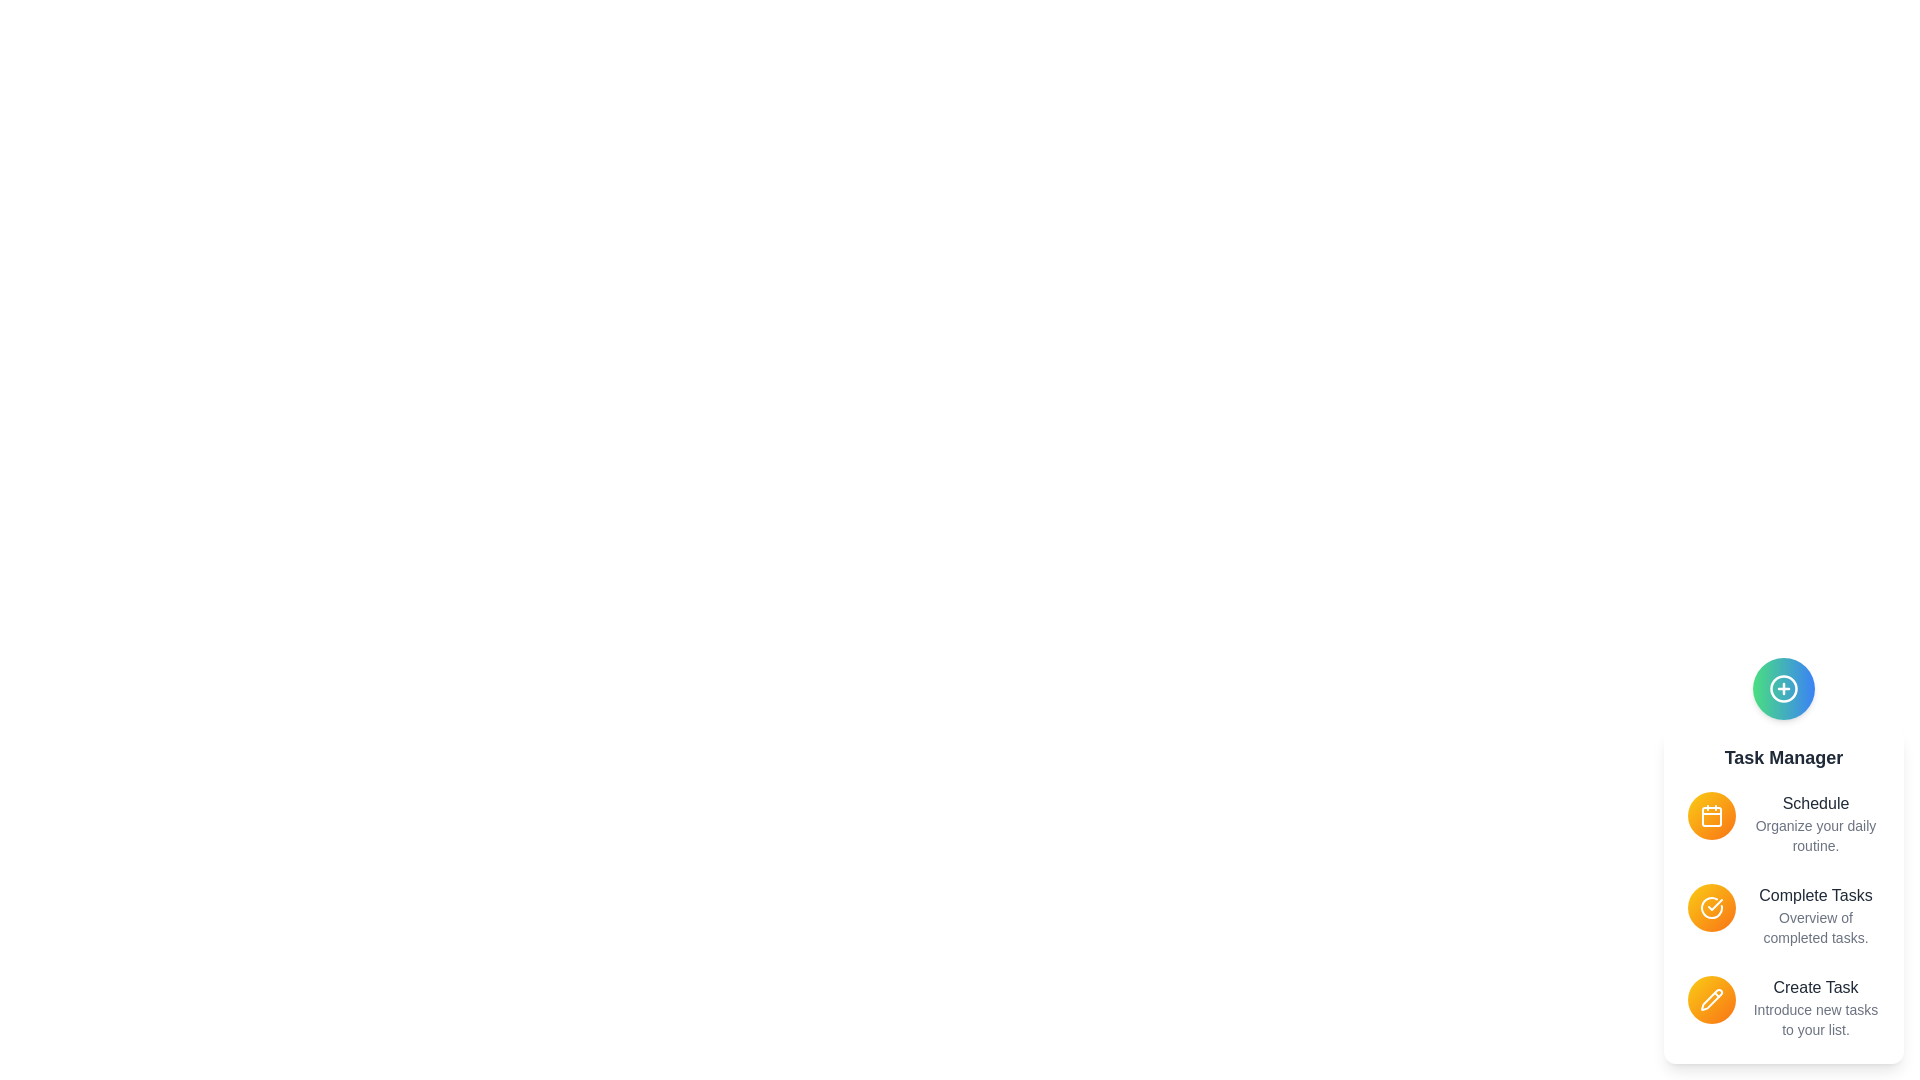 The width and height of the screenshot is (1920, 1080). What do you see at coordinates (1815, 894) in the screenshot?
I see `the 'Complete Tasks' option in the task manager` at bounding box center [1815, 894].